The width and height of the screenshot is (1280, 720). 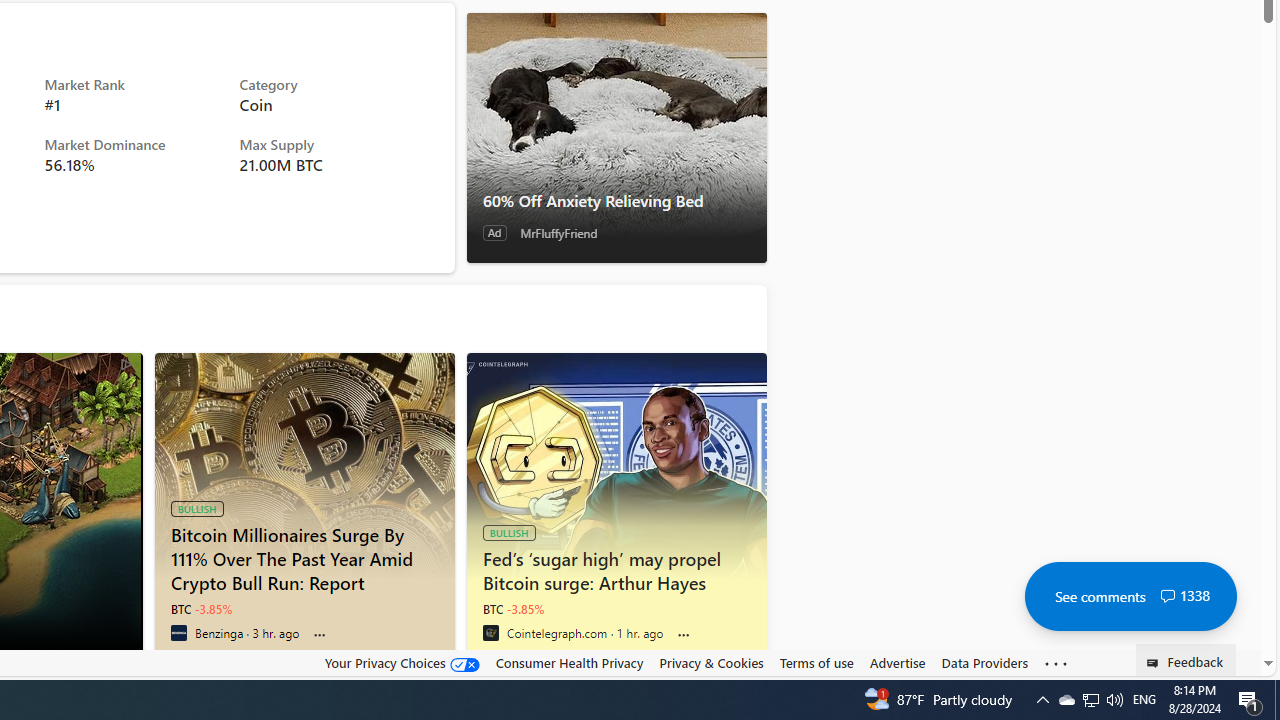 I want to click on 'Privacy & Cookies', so click(x=711, y=662).